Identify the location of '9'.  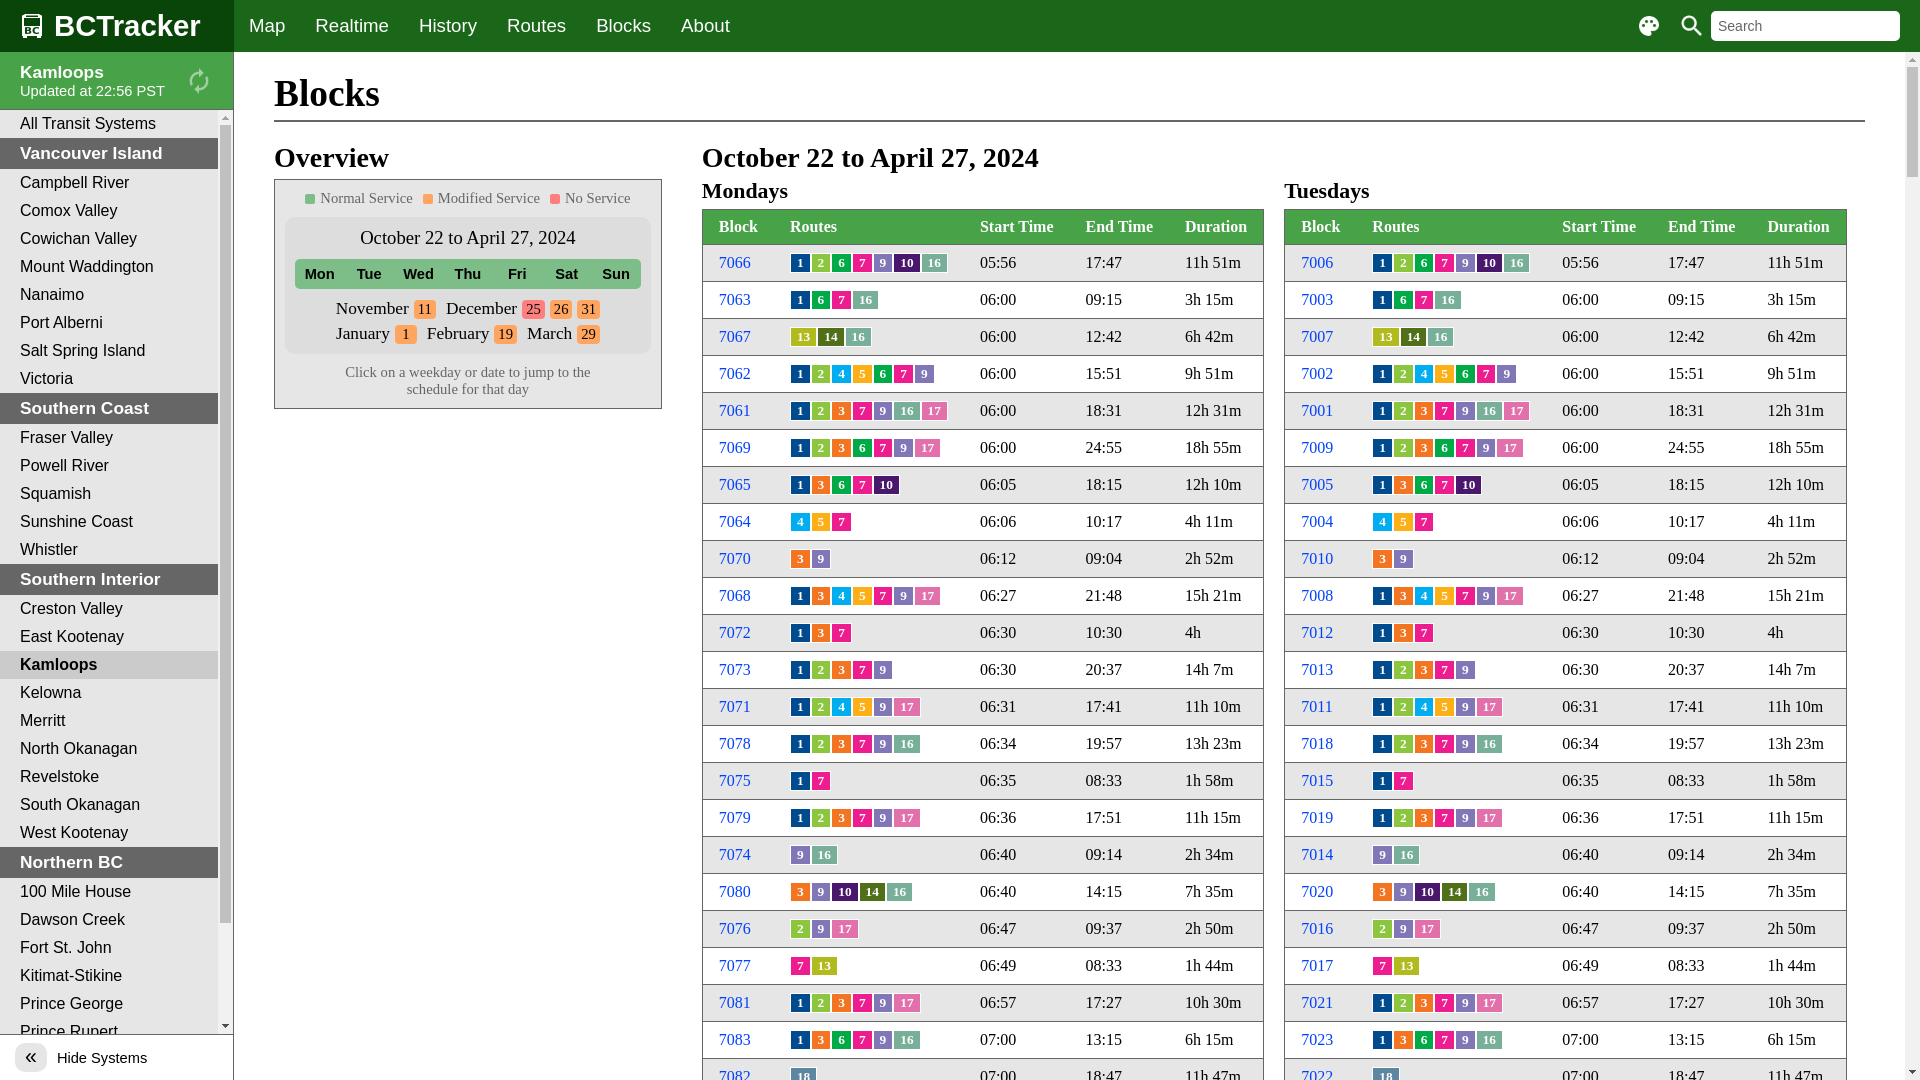
(1381, 855).